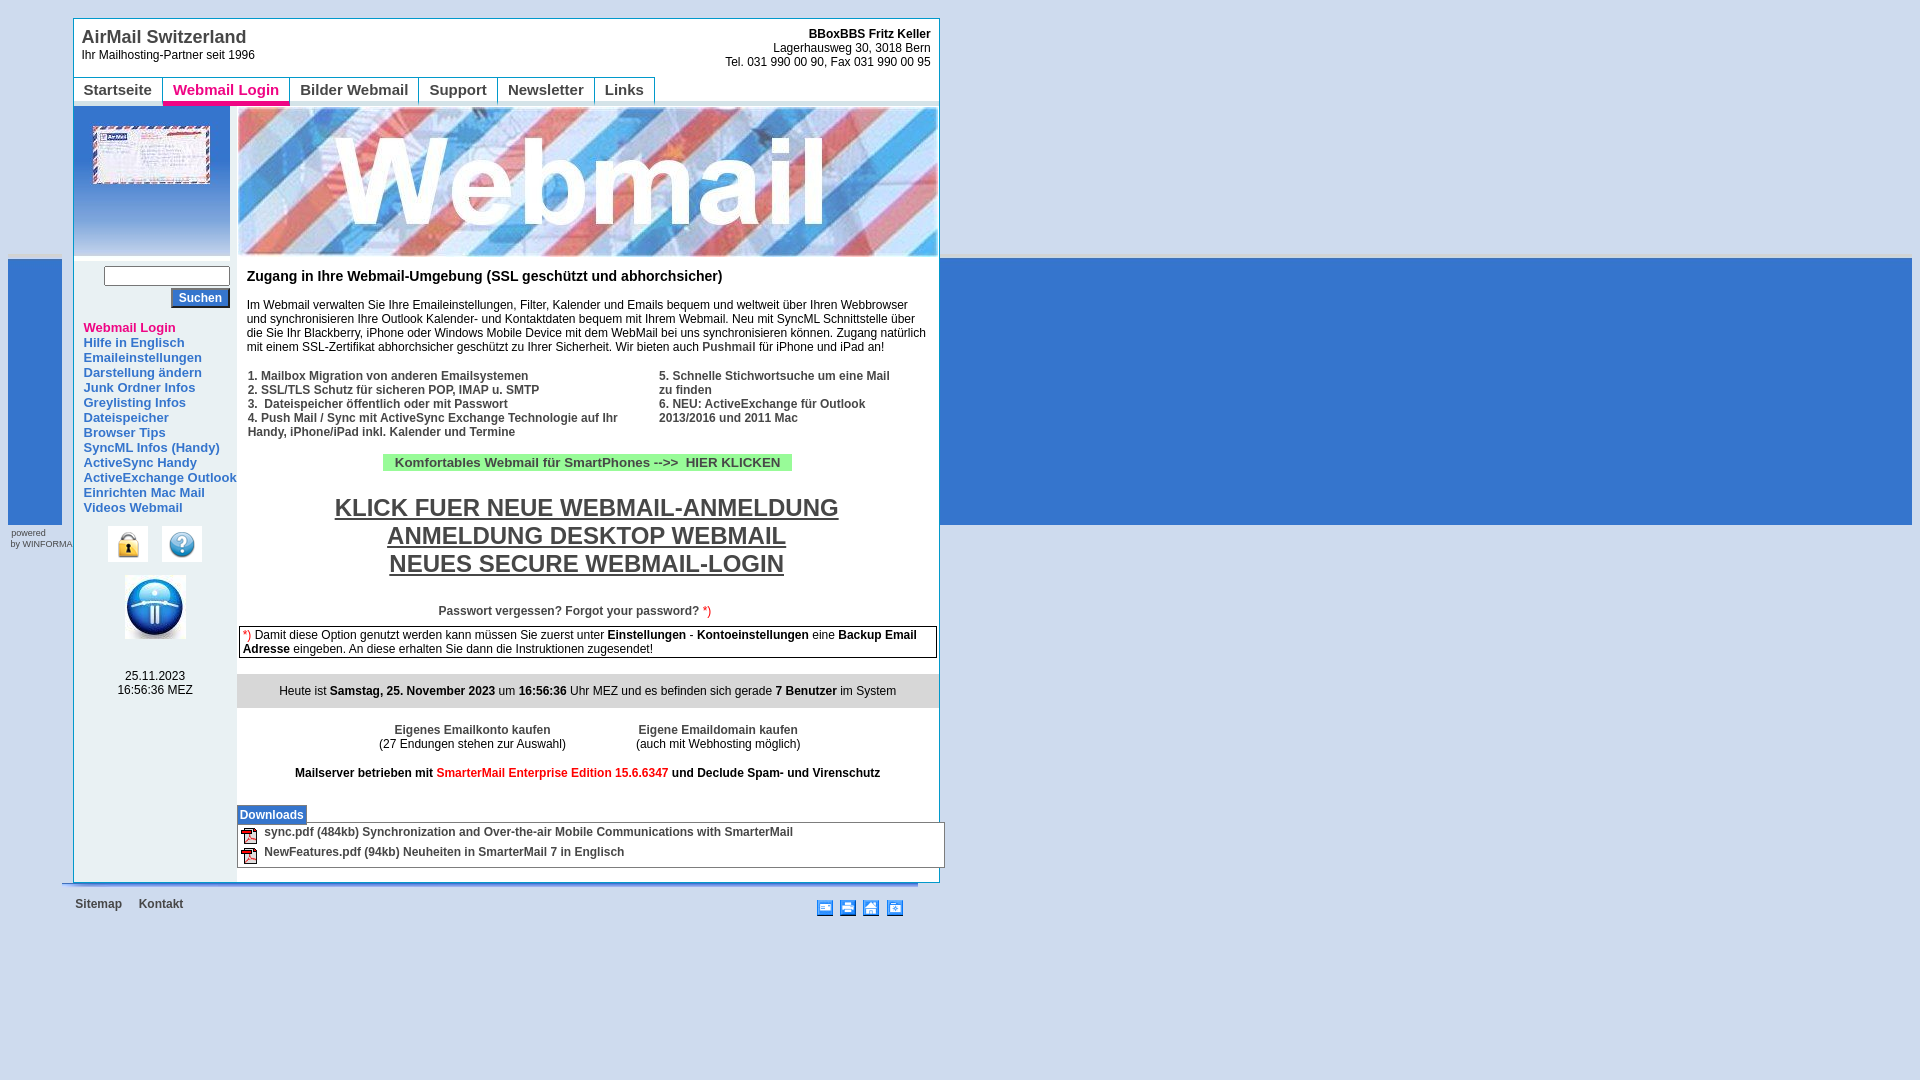 The width and height of the screenshot is (1920, 1080). What do you see at coordinates (133, 387) in the screenshot?
I see `'Junk Ordner Infos'` at bounding box center [133, 387].